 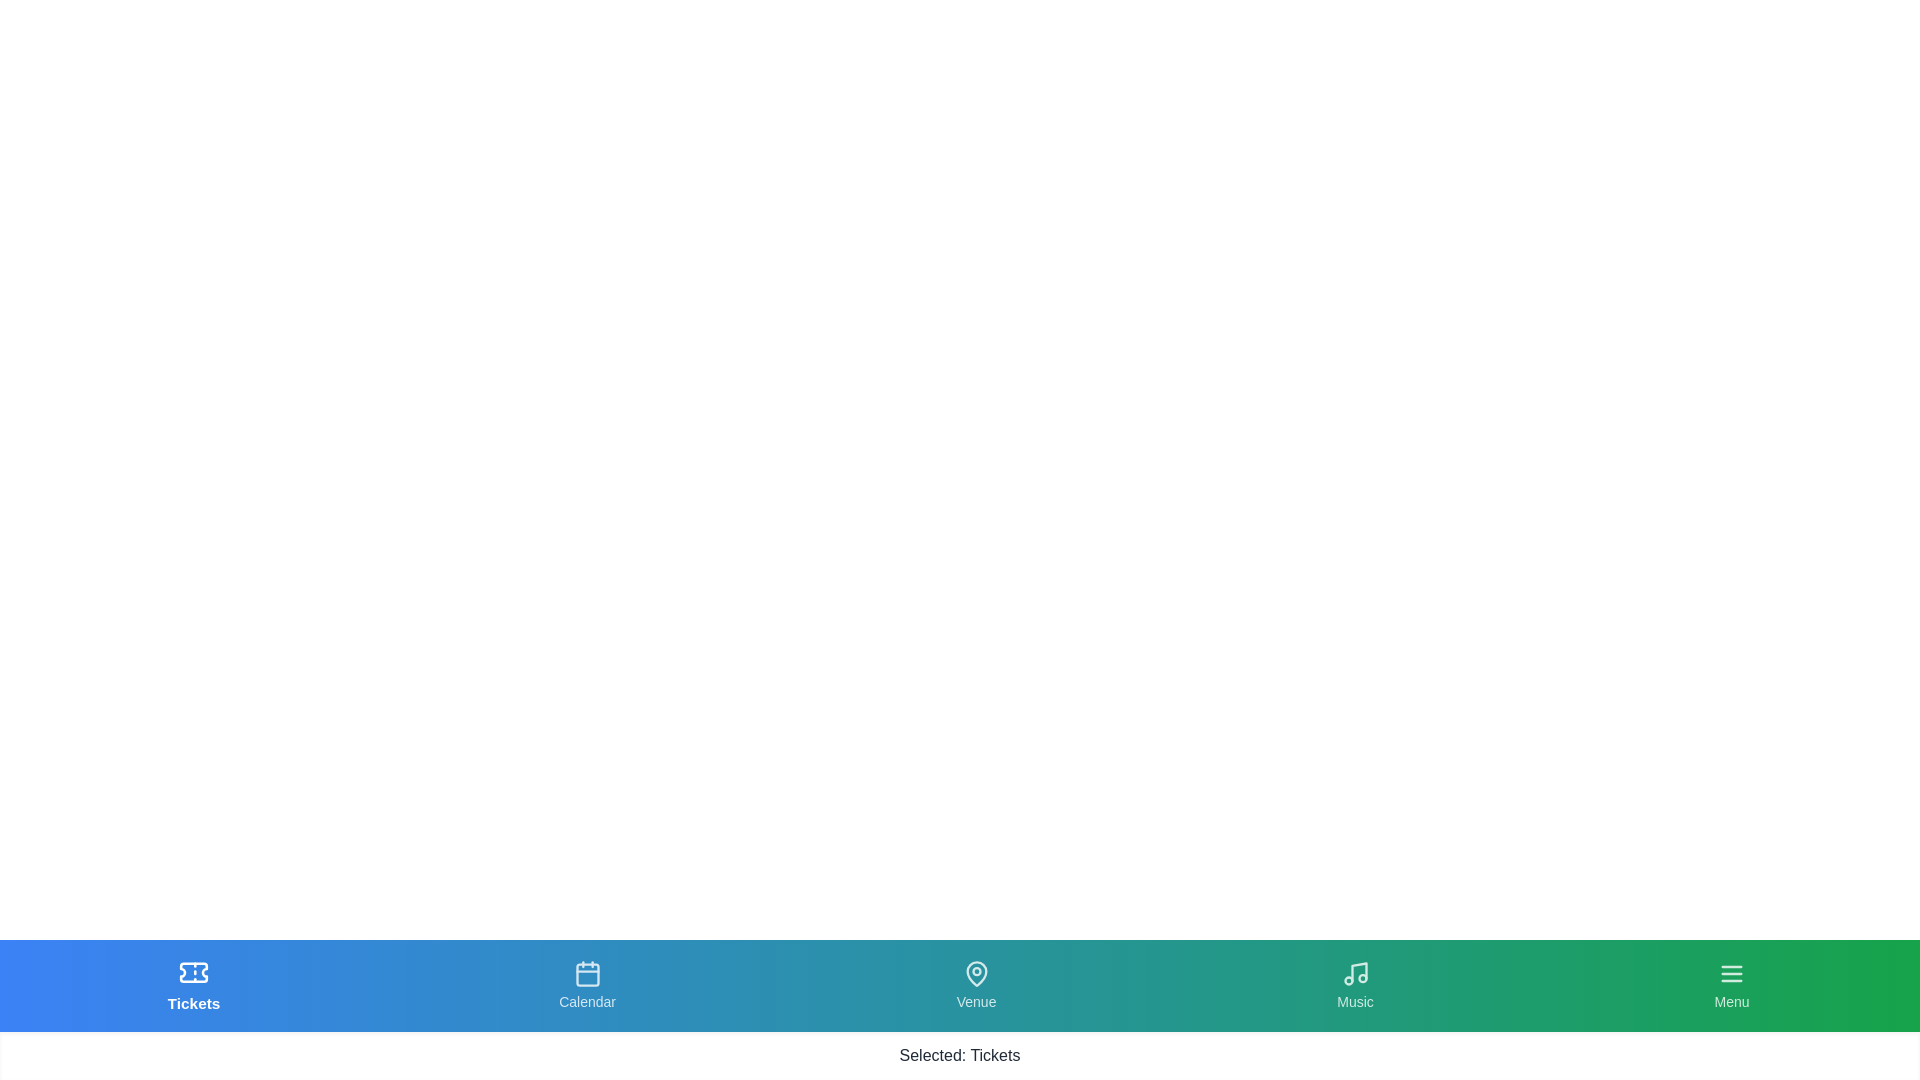 What do you see at coordinates (585, 985) in the screenshot?
I see `the Calendar tab in the navigation bar` at bounding box center [585, 985].